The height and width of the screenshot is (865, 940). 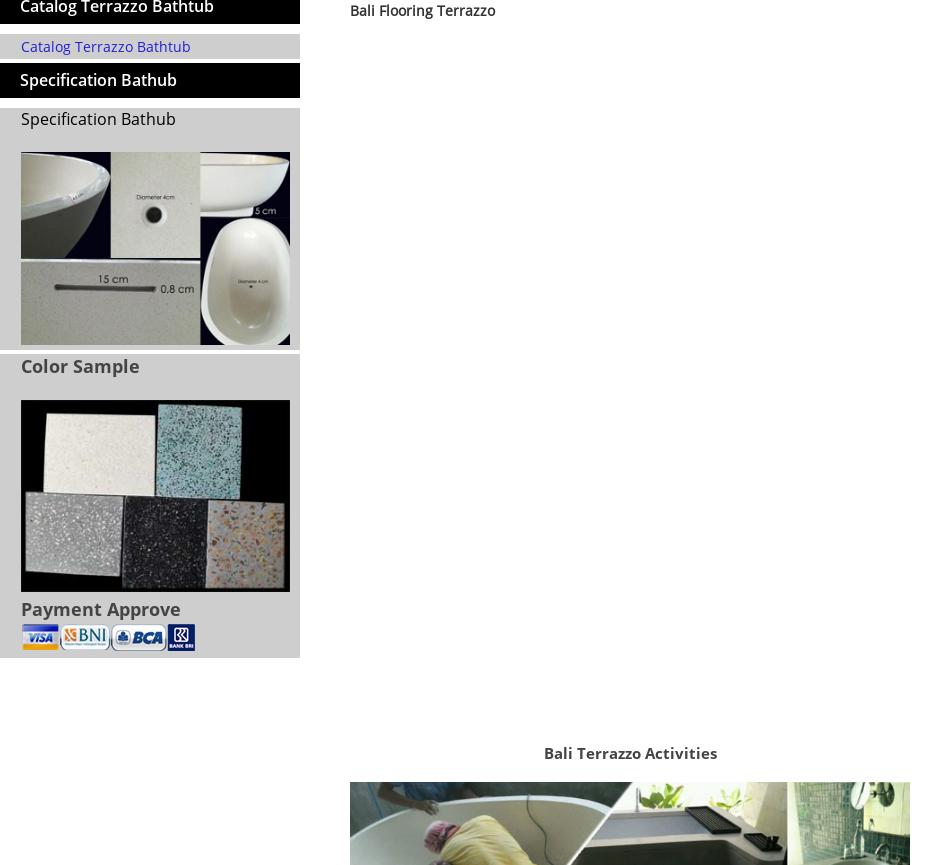 I want to click on 'Payment Approve', so click(x=20, y=608).